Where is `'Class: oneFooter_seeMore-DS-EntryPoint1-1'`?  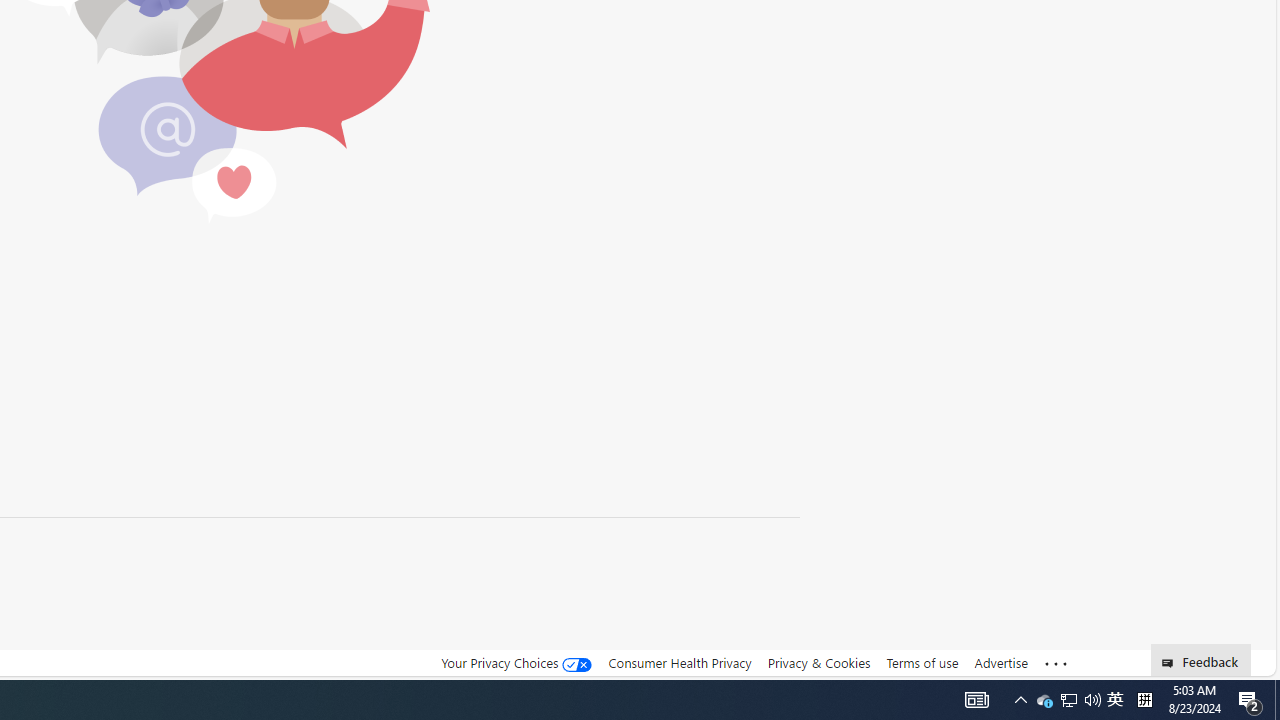
'Class: oneFooter_seeMore-DS-EntryPoint1-1' is located at coordinates (1055, 663).